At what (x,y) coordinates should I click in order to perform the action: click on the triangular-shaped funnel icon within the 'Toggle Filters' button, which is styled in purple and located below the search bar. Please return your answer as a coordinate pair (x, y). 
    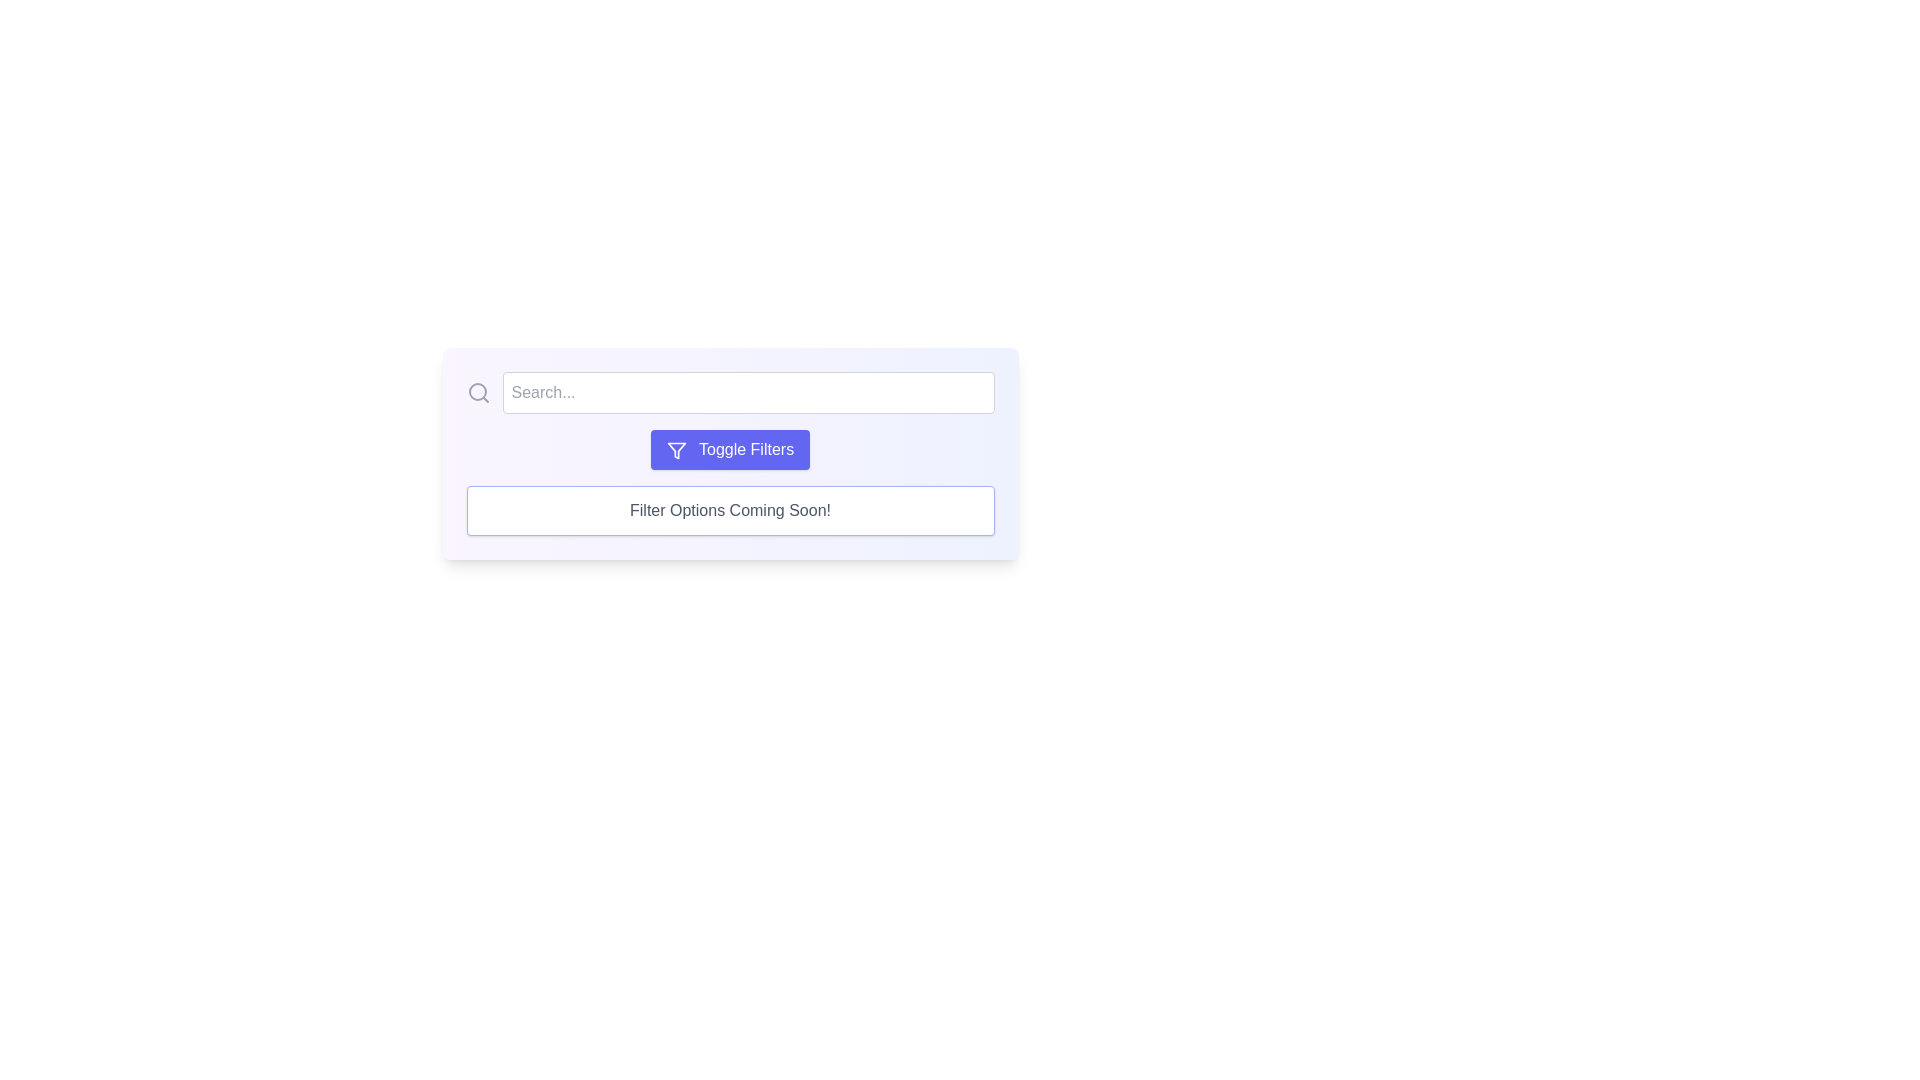
    Looking at the image, I should click on (676, 450).